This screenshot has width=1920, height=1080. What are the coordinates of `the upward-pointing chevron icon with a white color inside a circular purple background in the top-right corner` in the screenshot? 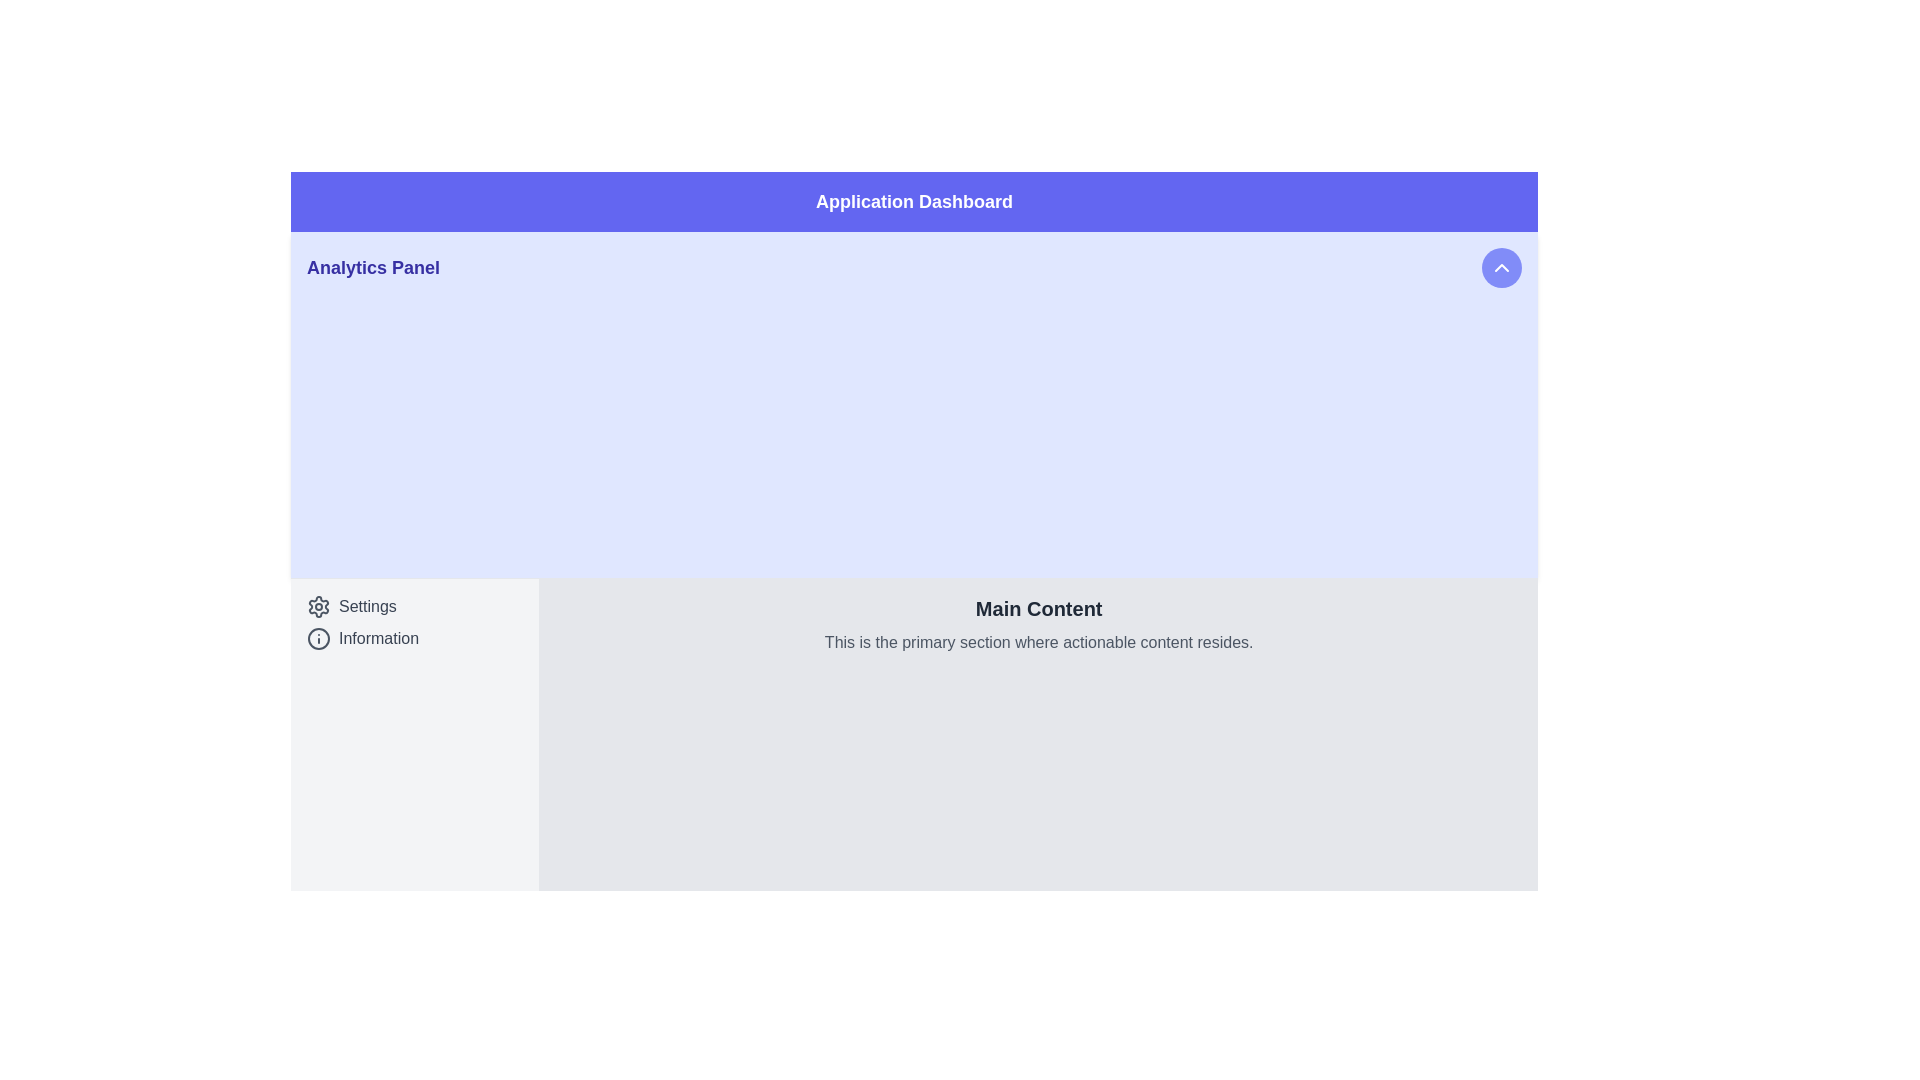 It's located at (1502, 266).